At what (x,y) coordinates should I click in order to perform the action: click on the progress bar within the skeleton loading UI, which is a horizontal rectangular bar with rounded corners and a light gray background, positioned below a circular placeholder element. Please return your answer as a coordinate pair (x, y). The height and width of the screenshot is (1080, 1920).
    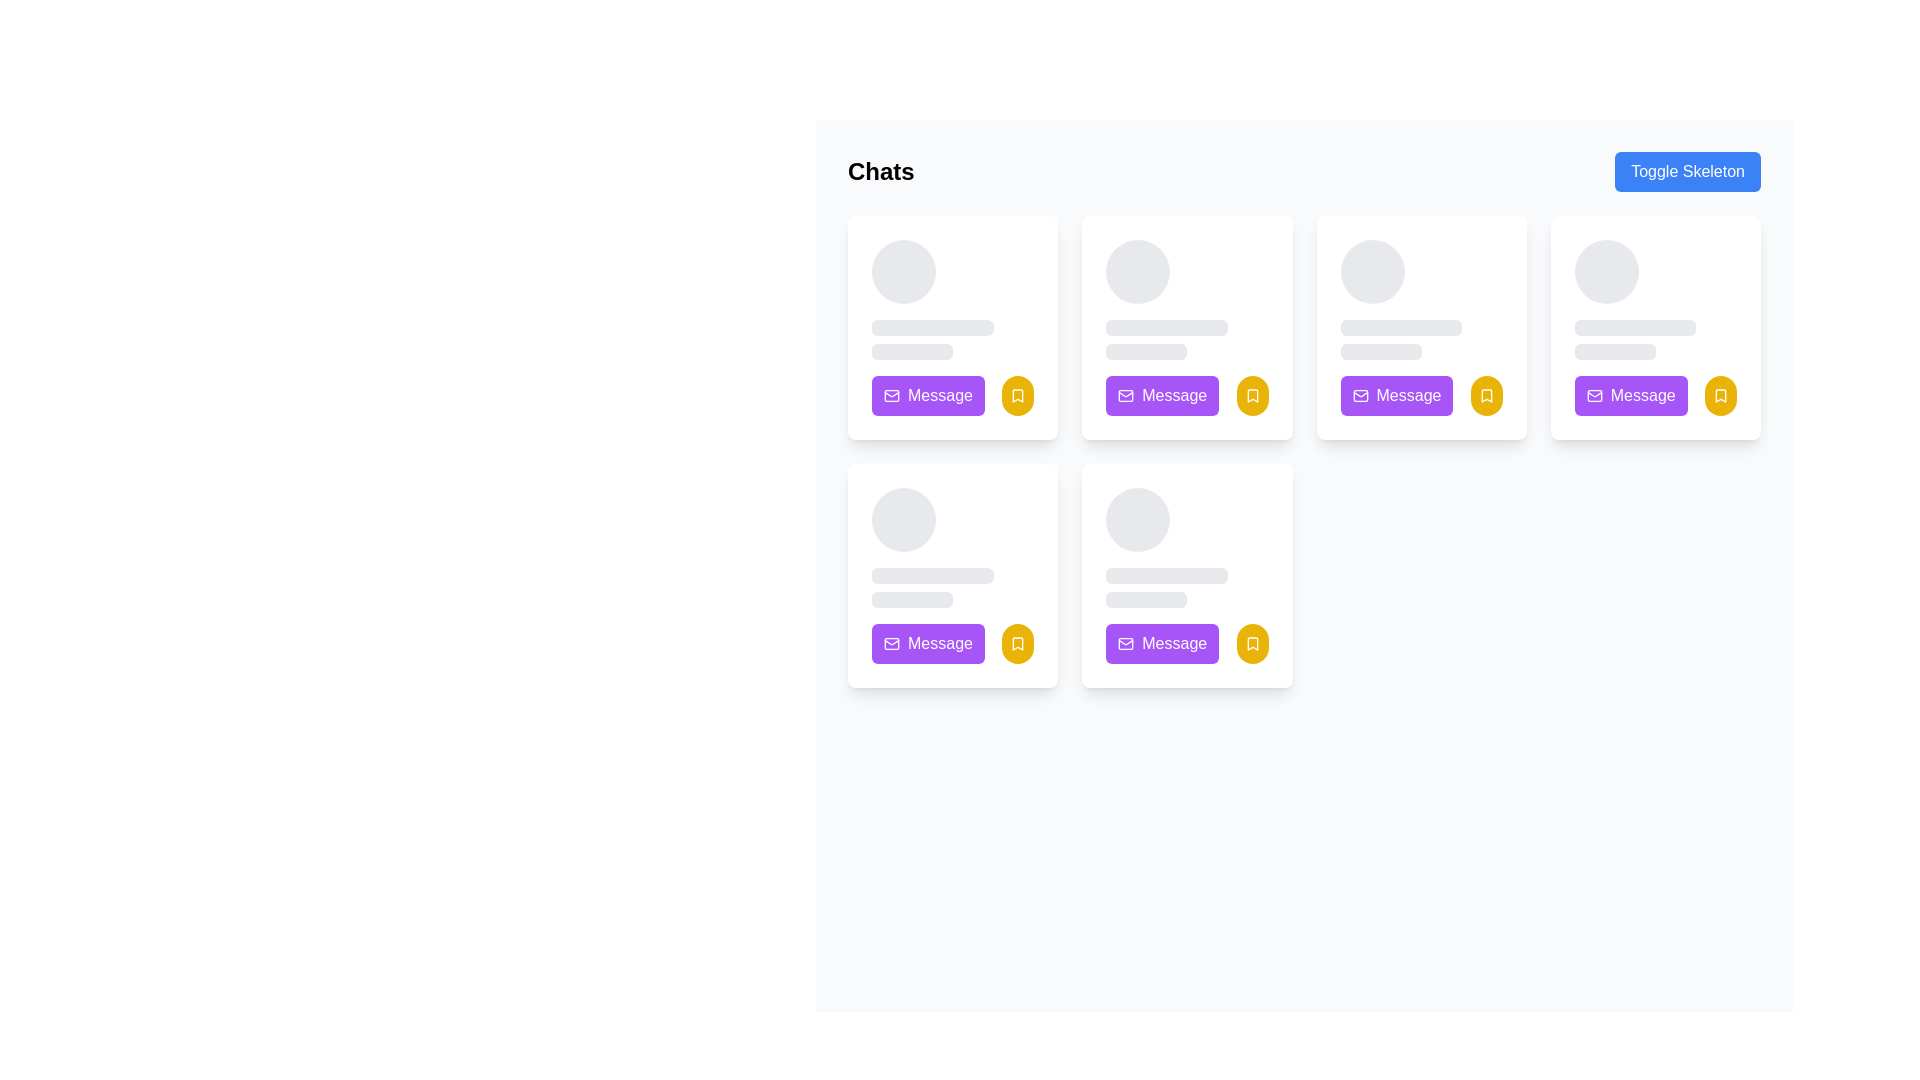
    Looking at the image, I should click on (931, 575).